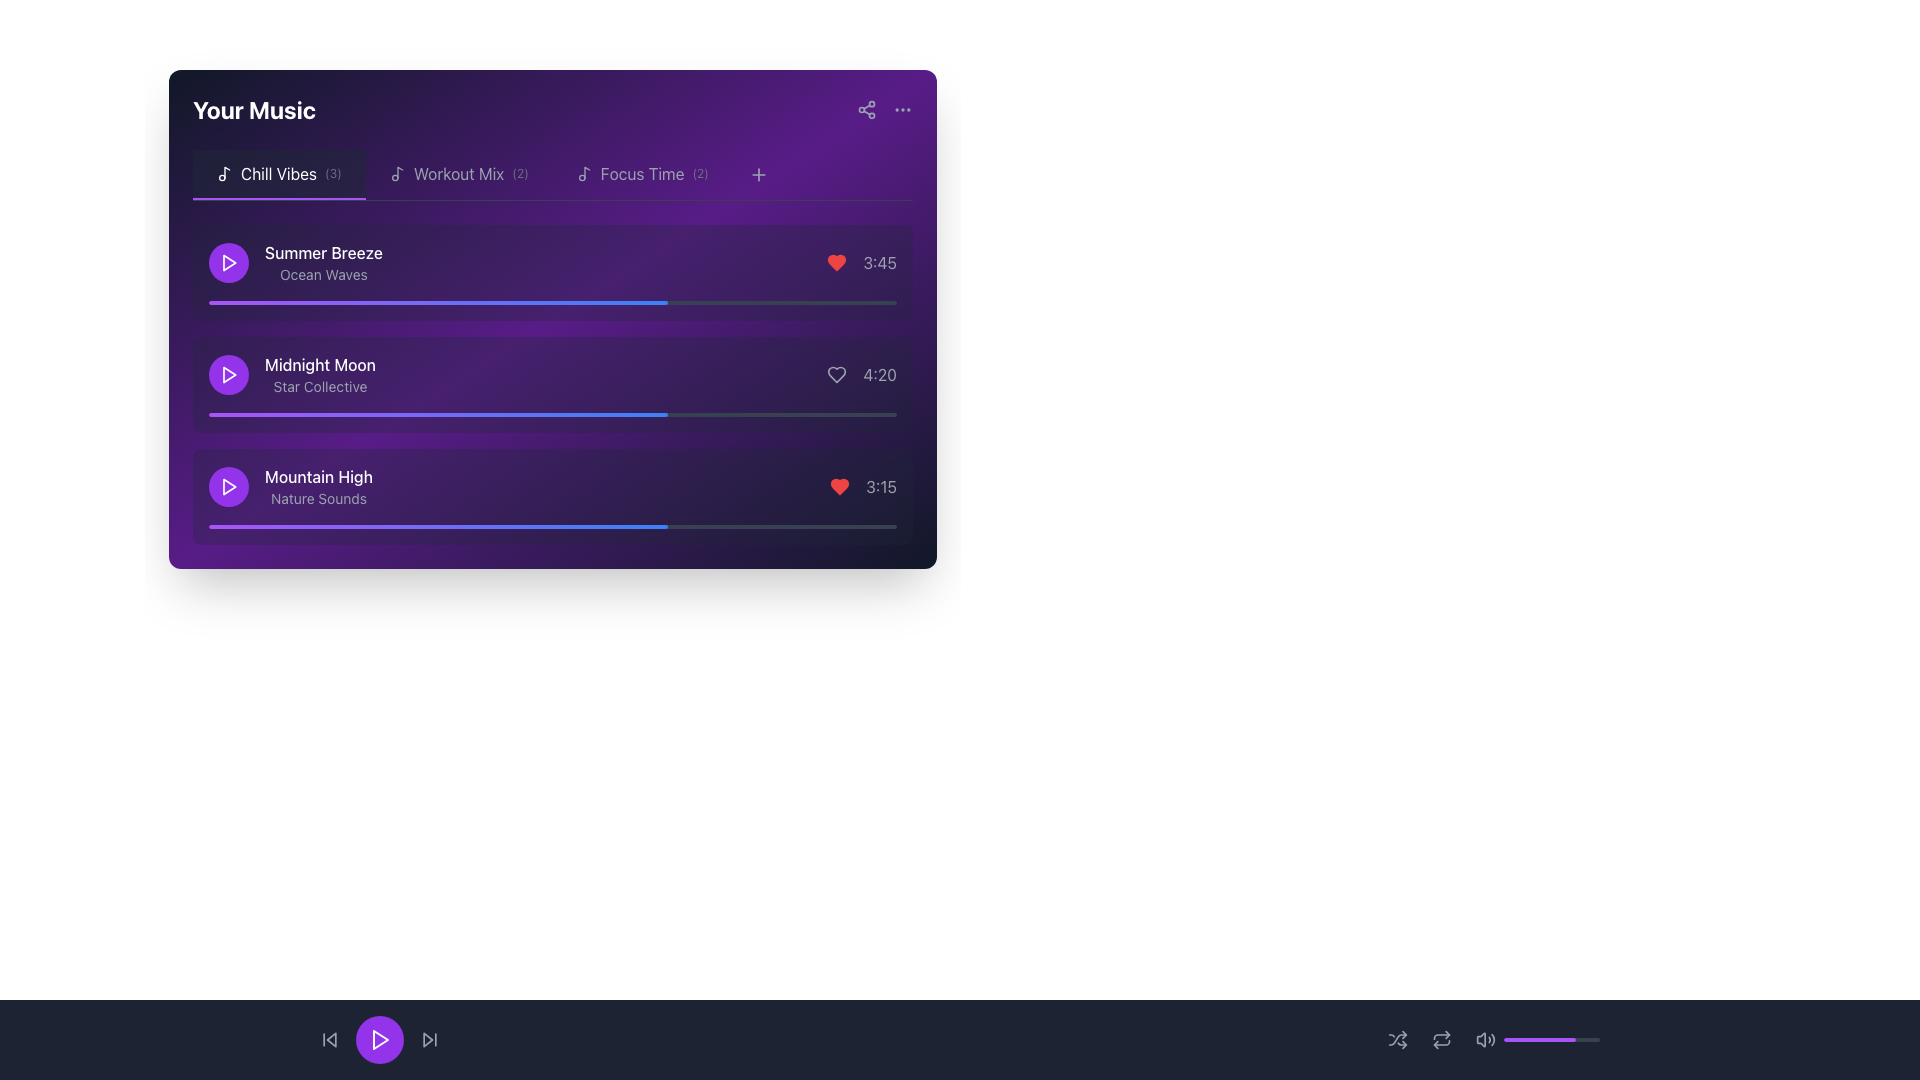 The image size is (1920, 1080). Describe the element at coordinates (229, 486) in the screenshot. I see `the play button, a triangular icon with a red interior on a purple circular background, located in the third row under the 'Chill Vibes' tab in 'Your Music', next to the text 'Mountain High'` at that location.